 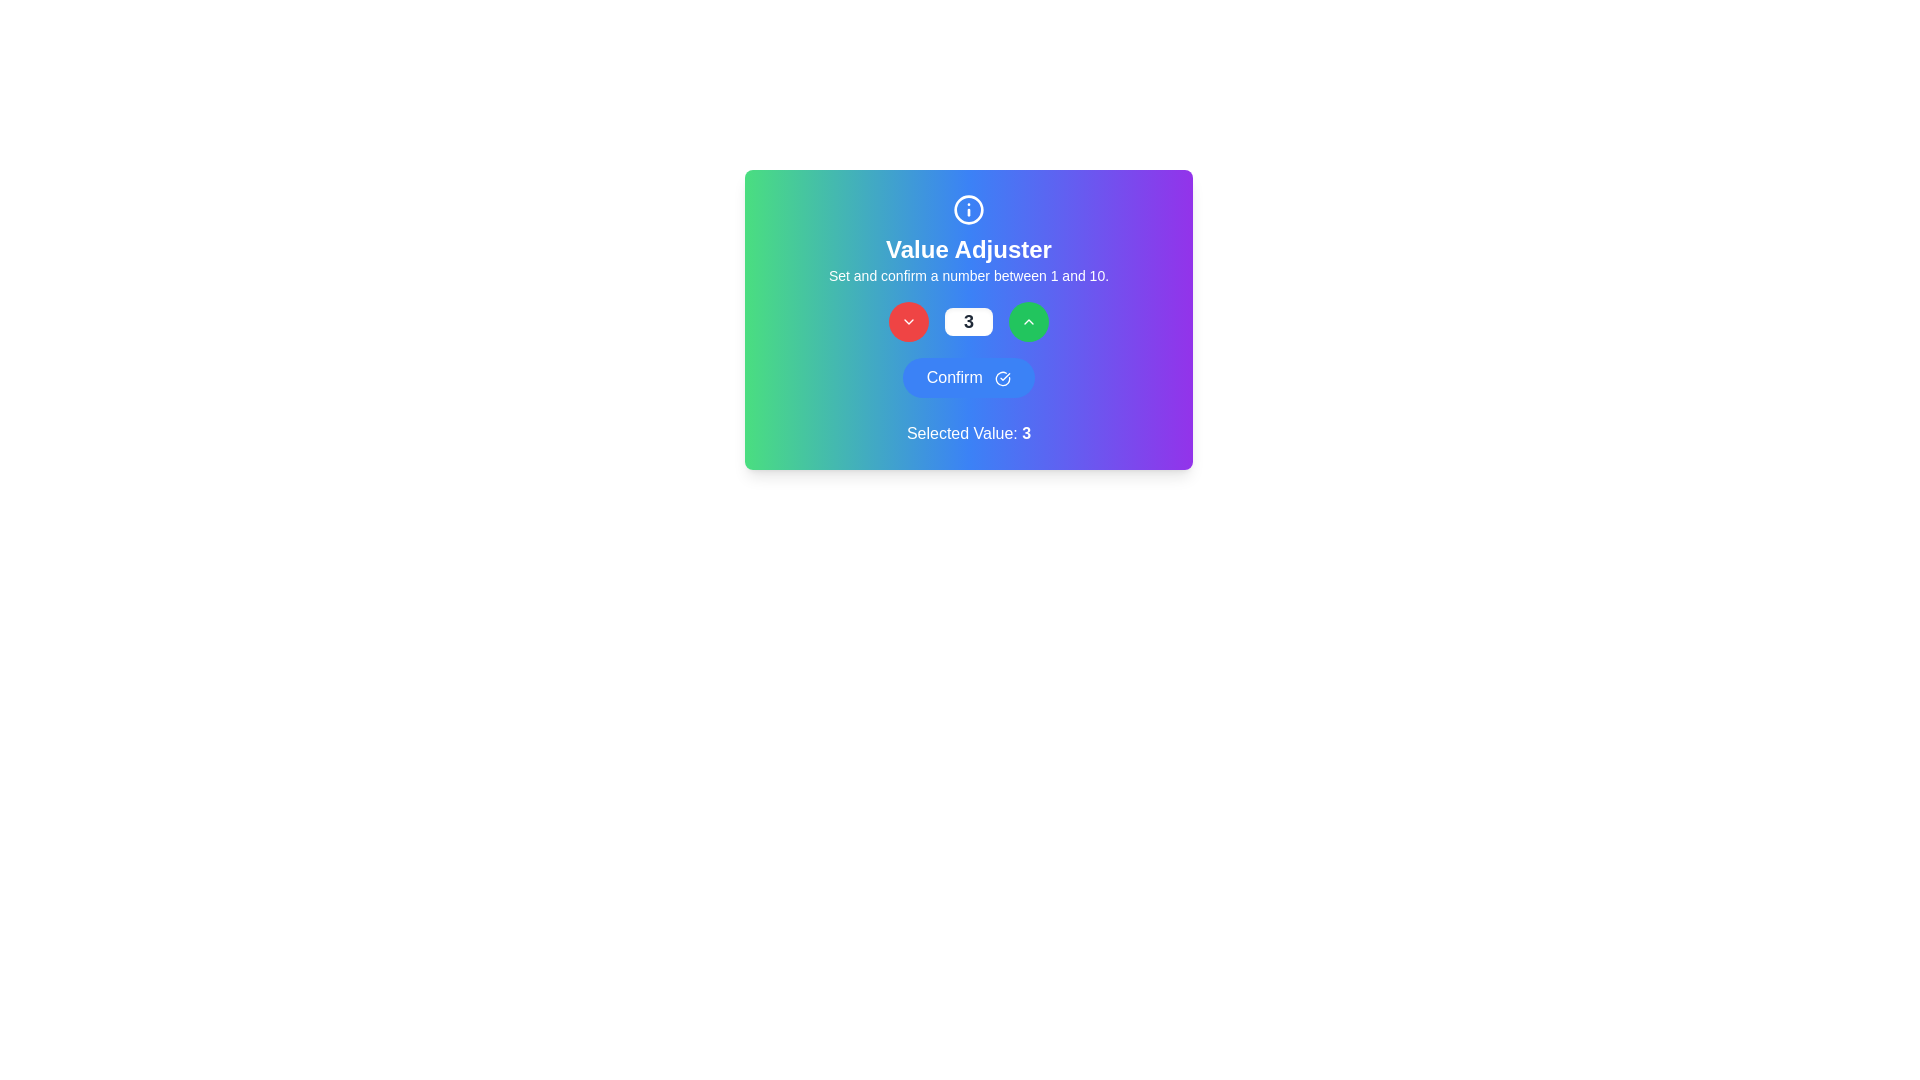 I want to click on the 'Value Adjuster' instructional header, so click(x=969, y=238).